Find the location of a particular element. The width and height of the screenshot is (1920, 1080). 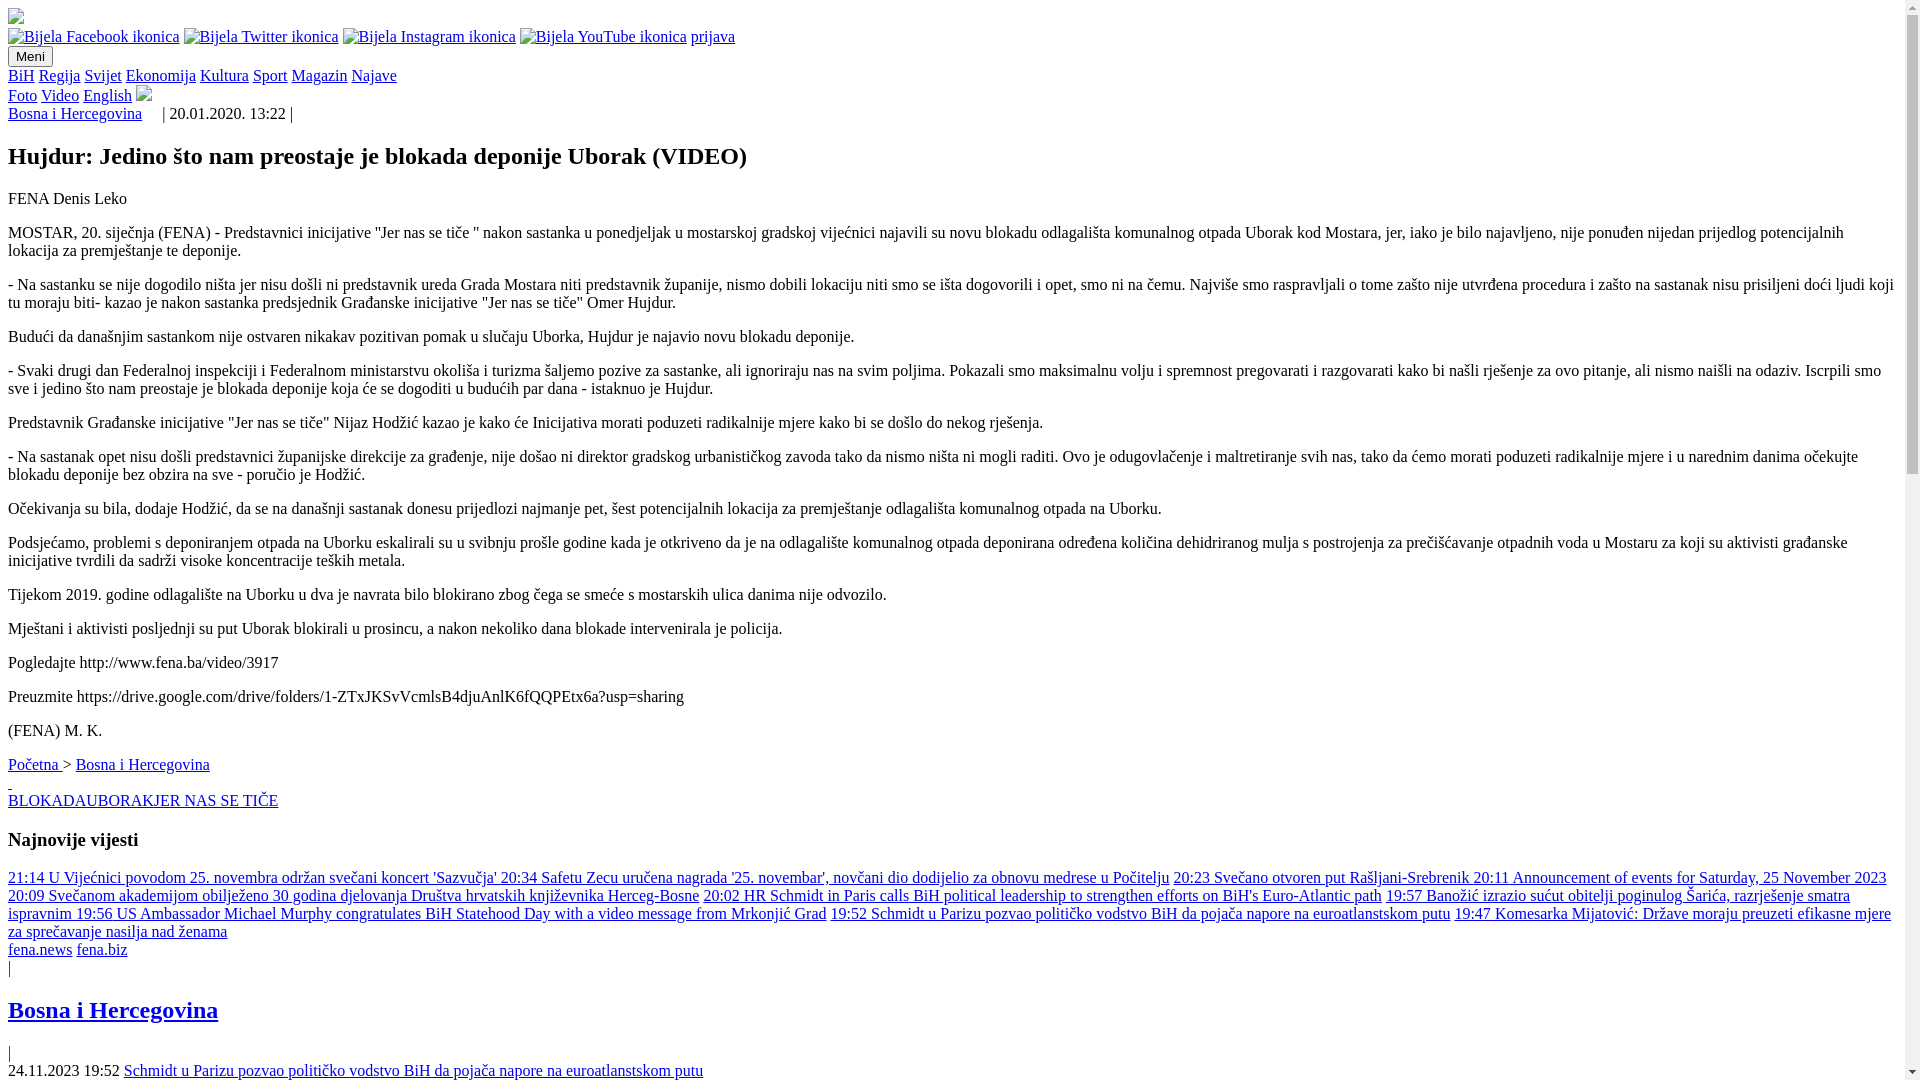

'Magazin' is located at coordinates (320, 74).